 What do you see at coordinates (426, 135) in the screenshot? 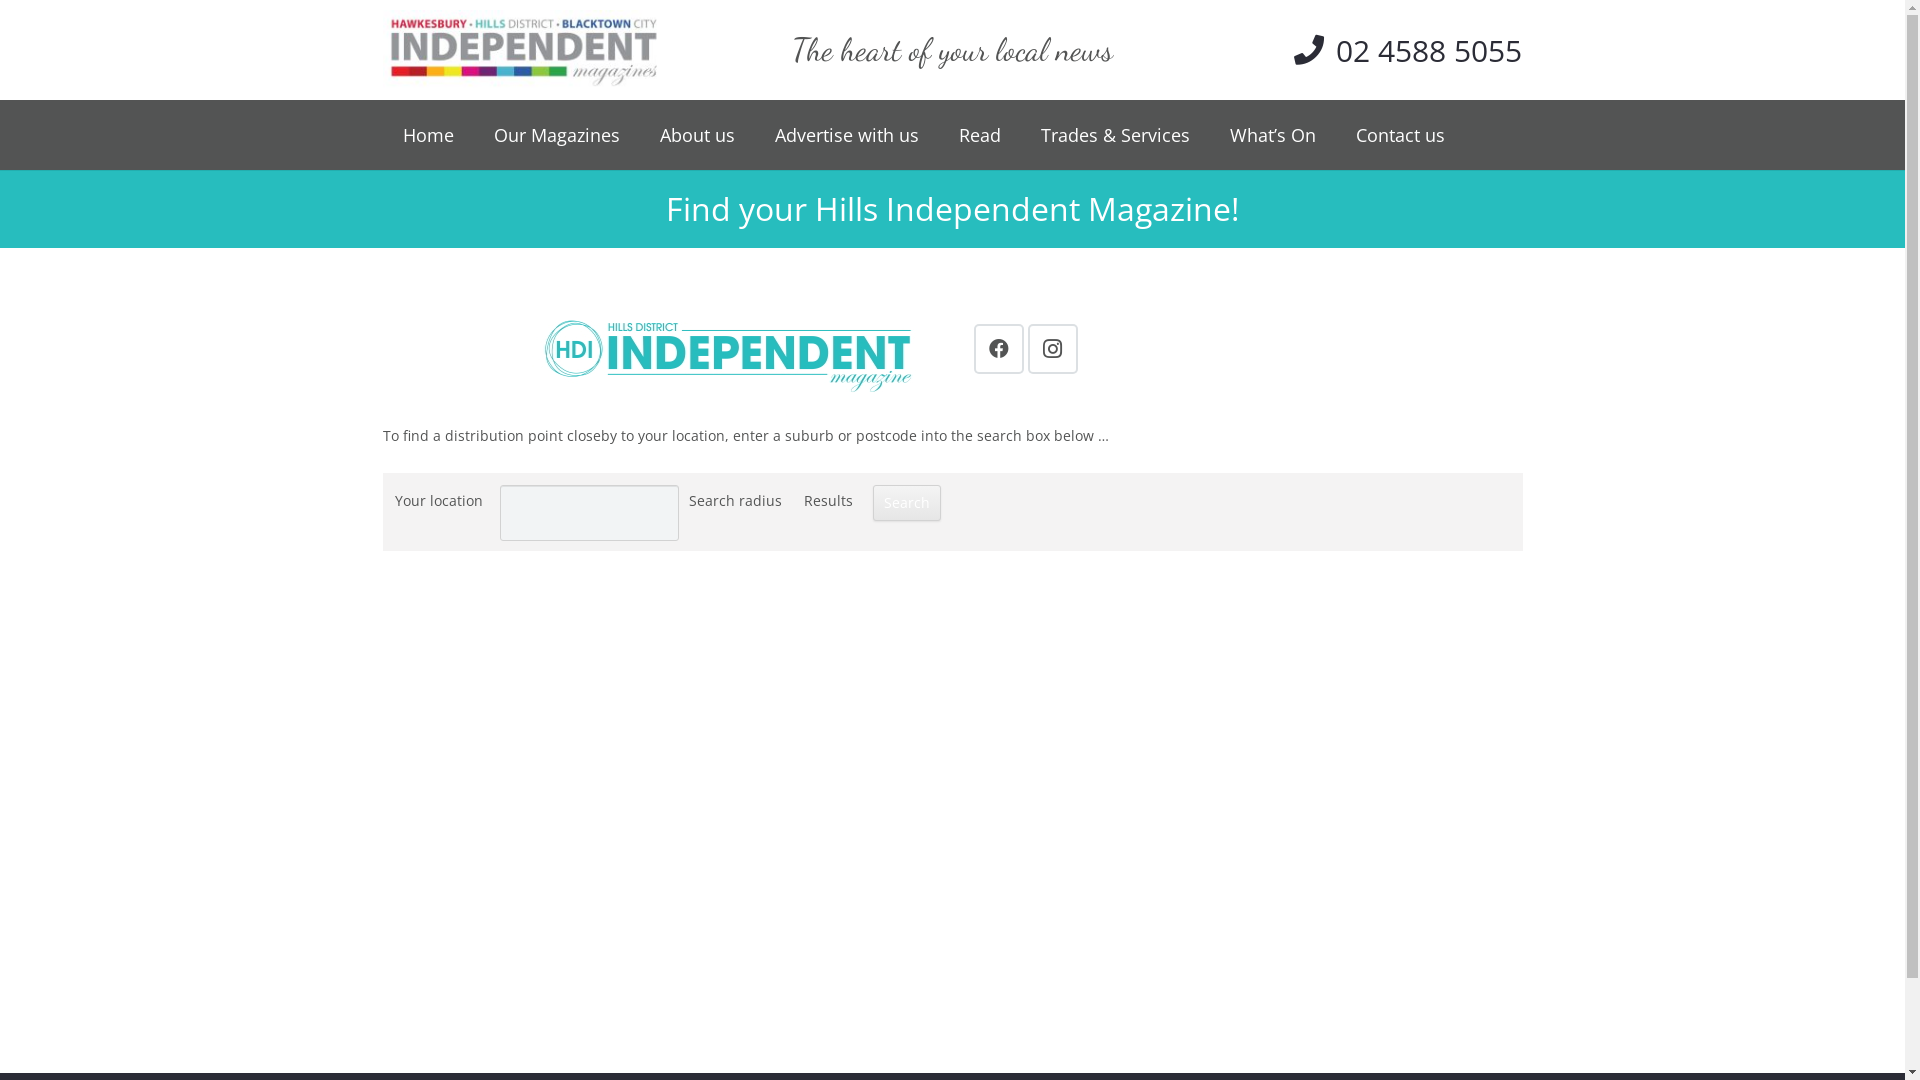
I see `'Home'` at bounding box center [426, 135].